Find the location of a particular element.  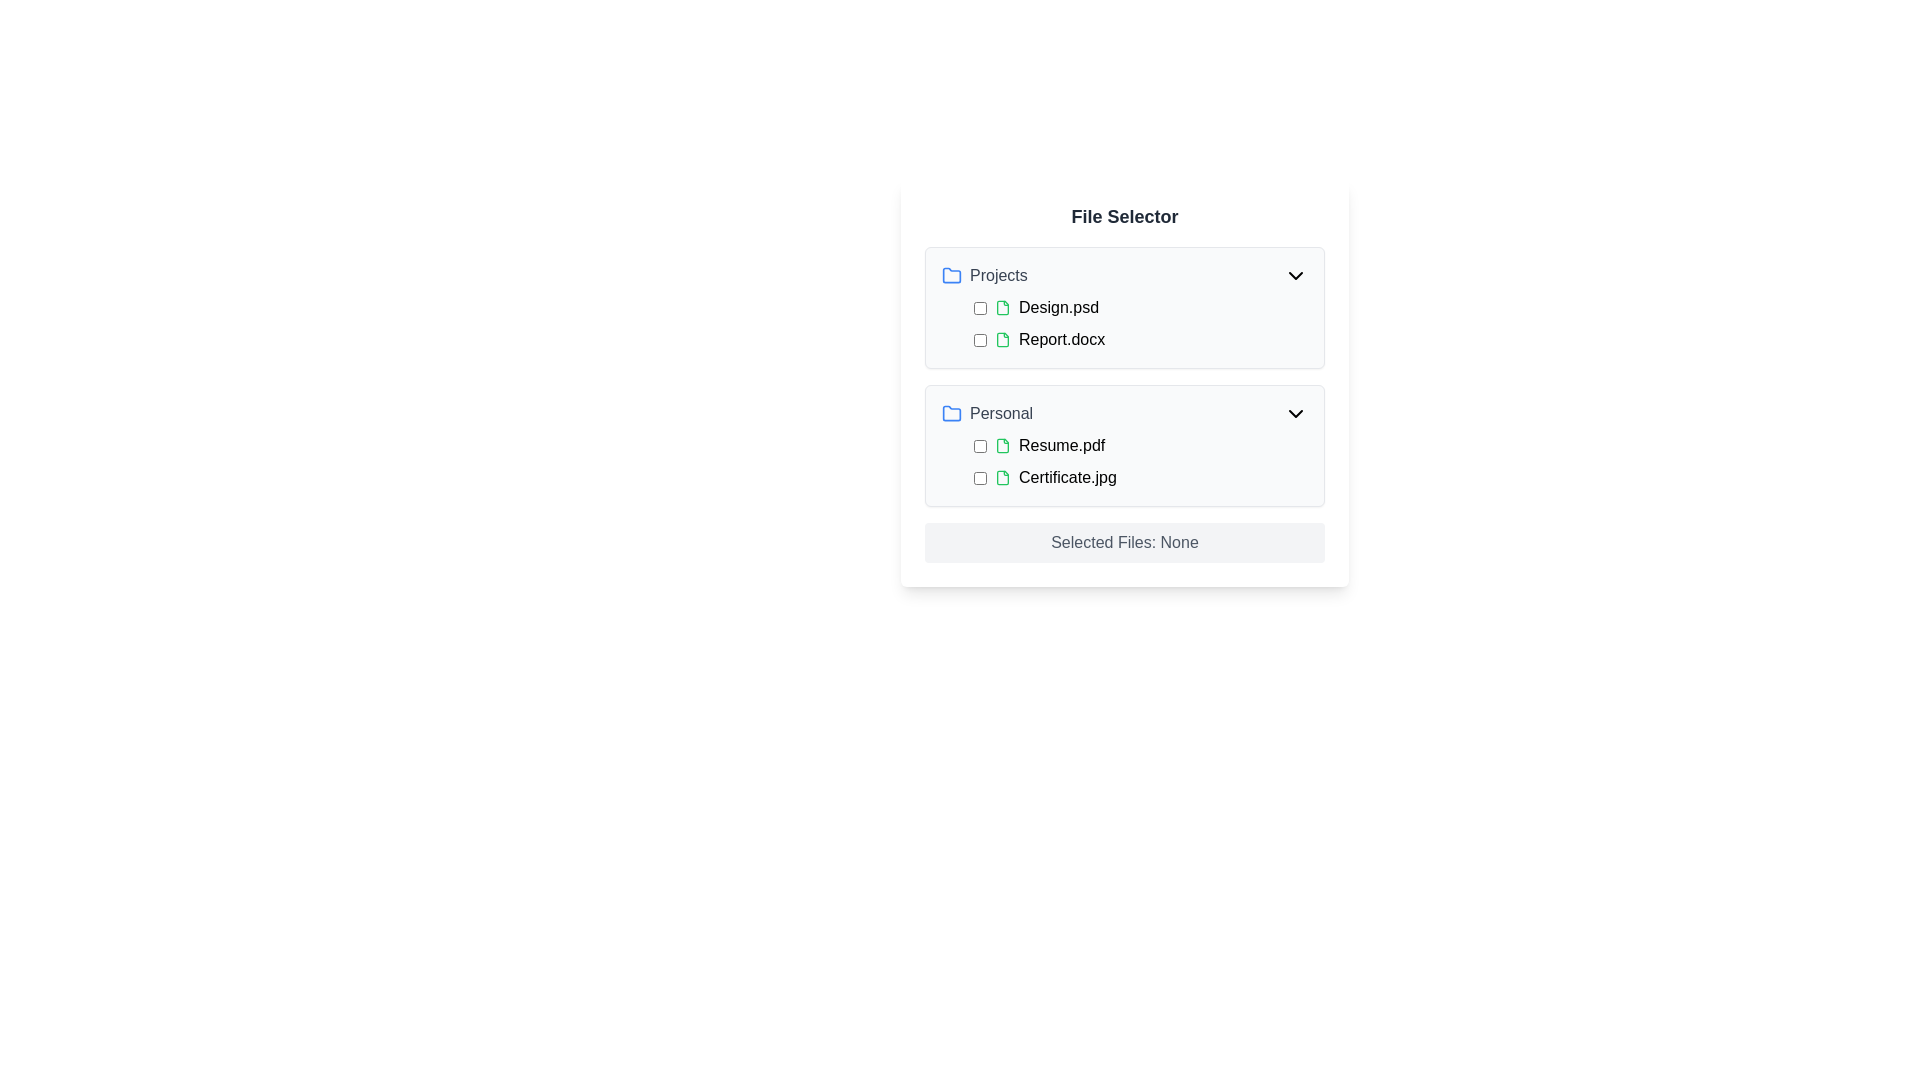

the checkbox associated with the file 'Certificate.jpg' is located at coordinates (980, 478).